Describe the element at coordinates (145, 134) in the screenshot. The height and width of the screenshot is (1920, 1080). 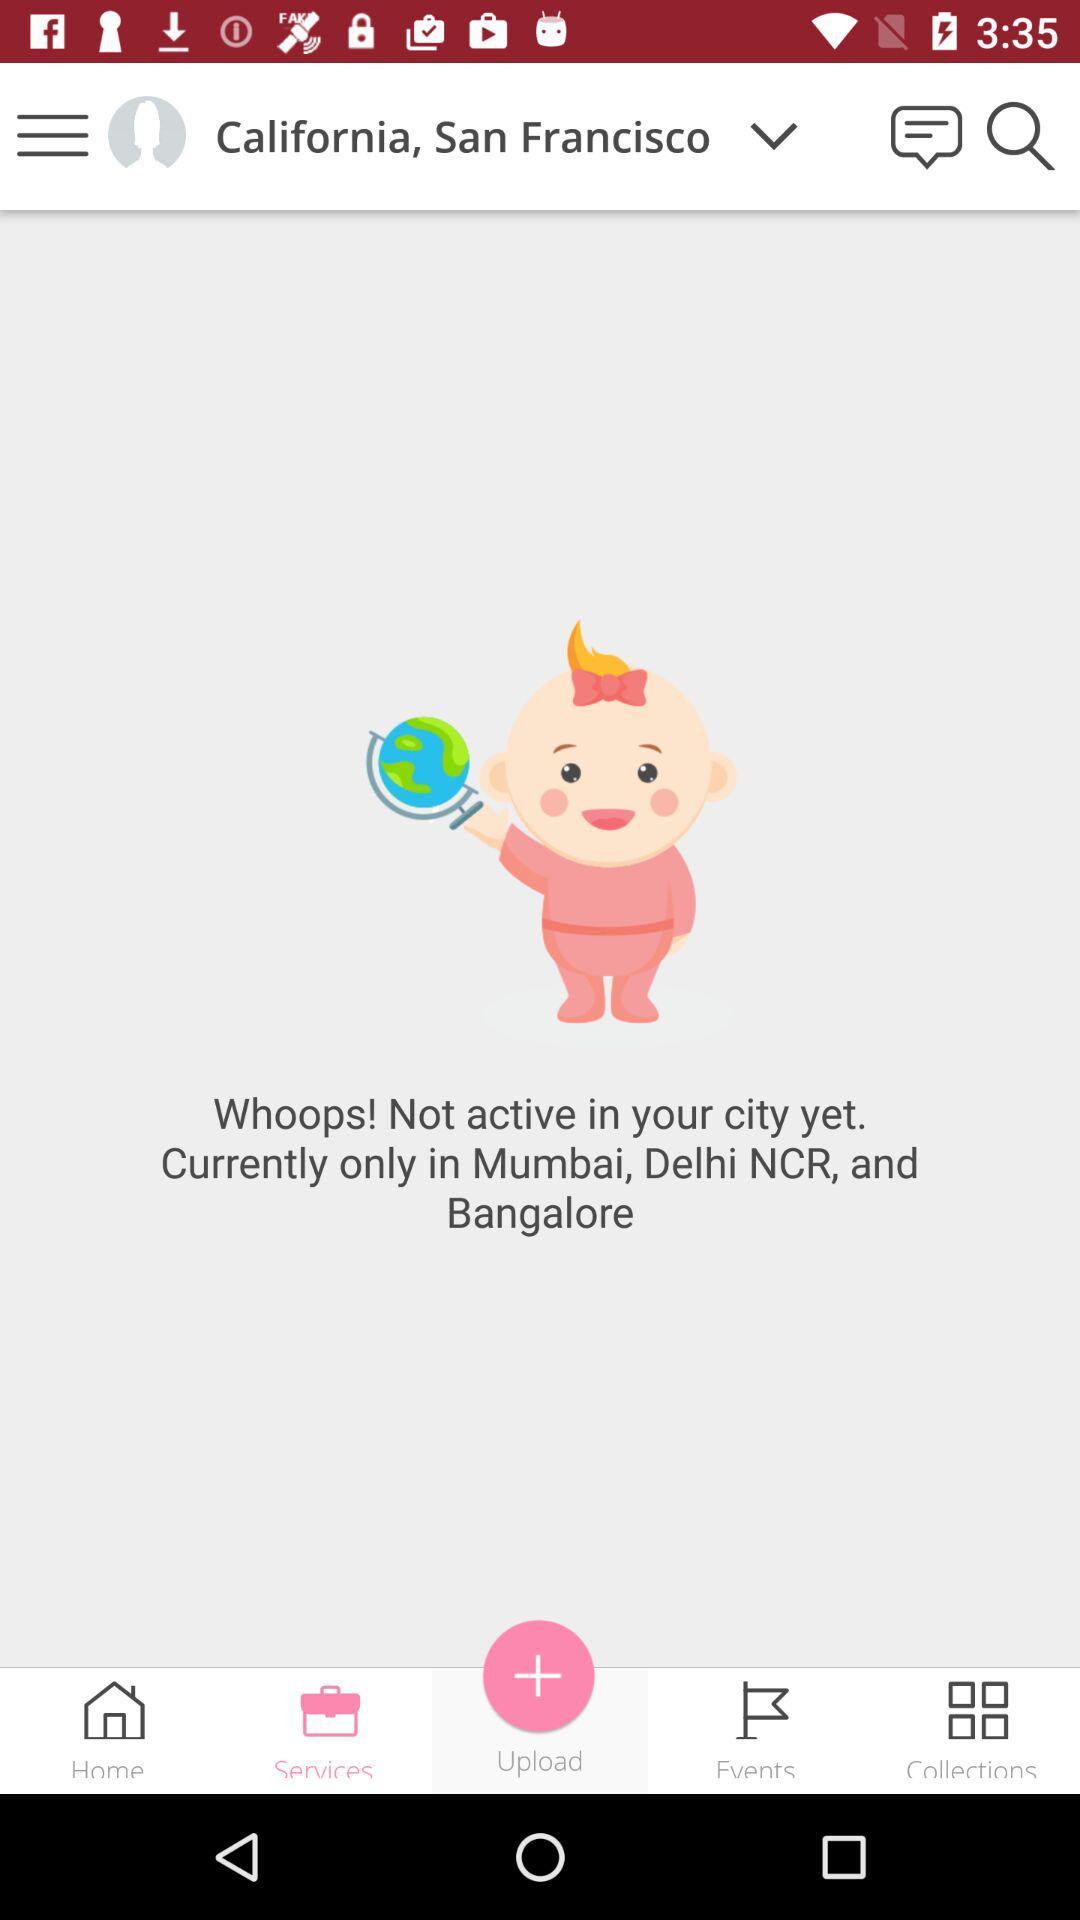
I see `profile` at that location.